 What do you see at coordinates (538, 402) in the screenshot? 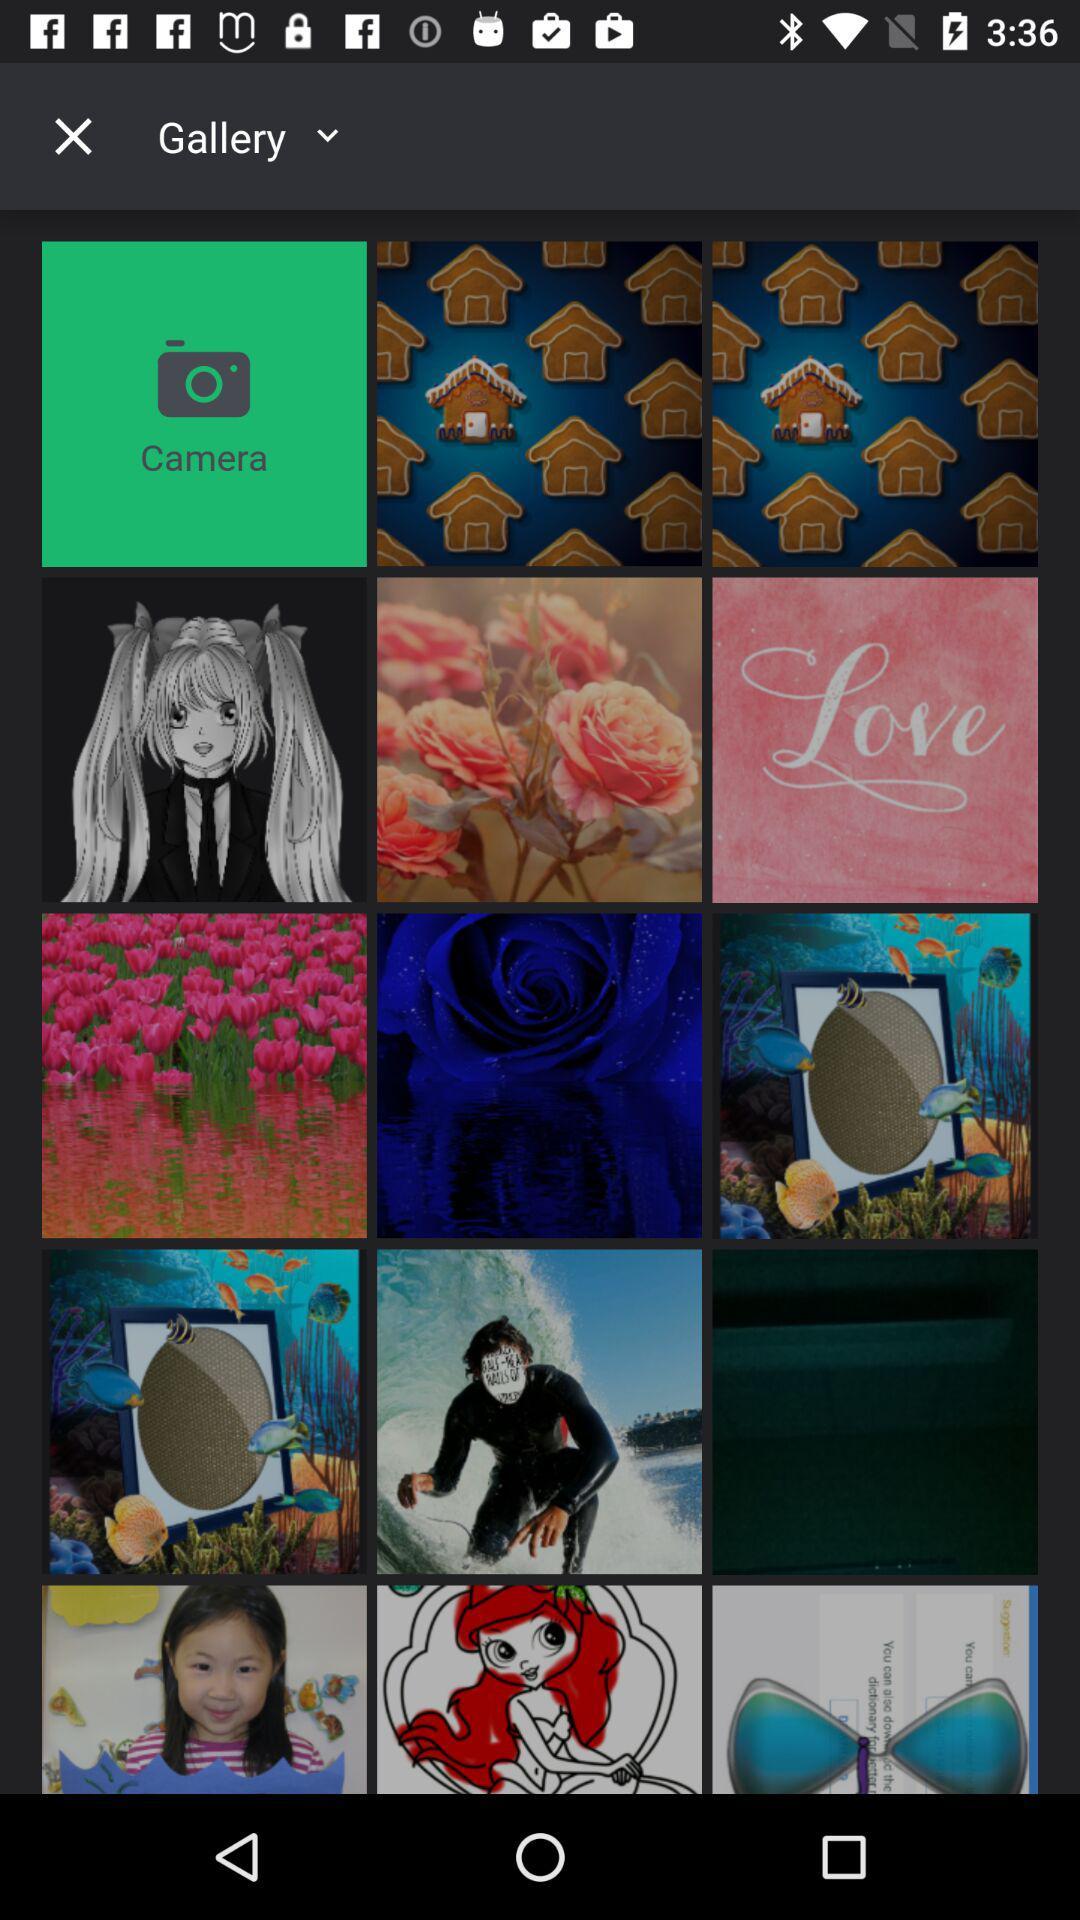
I see `the first image` at bounding box center [538, 402].